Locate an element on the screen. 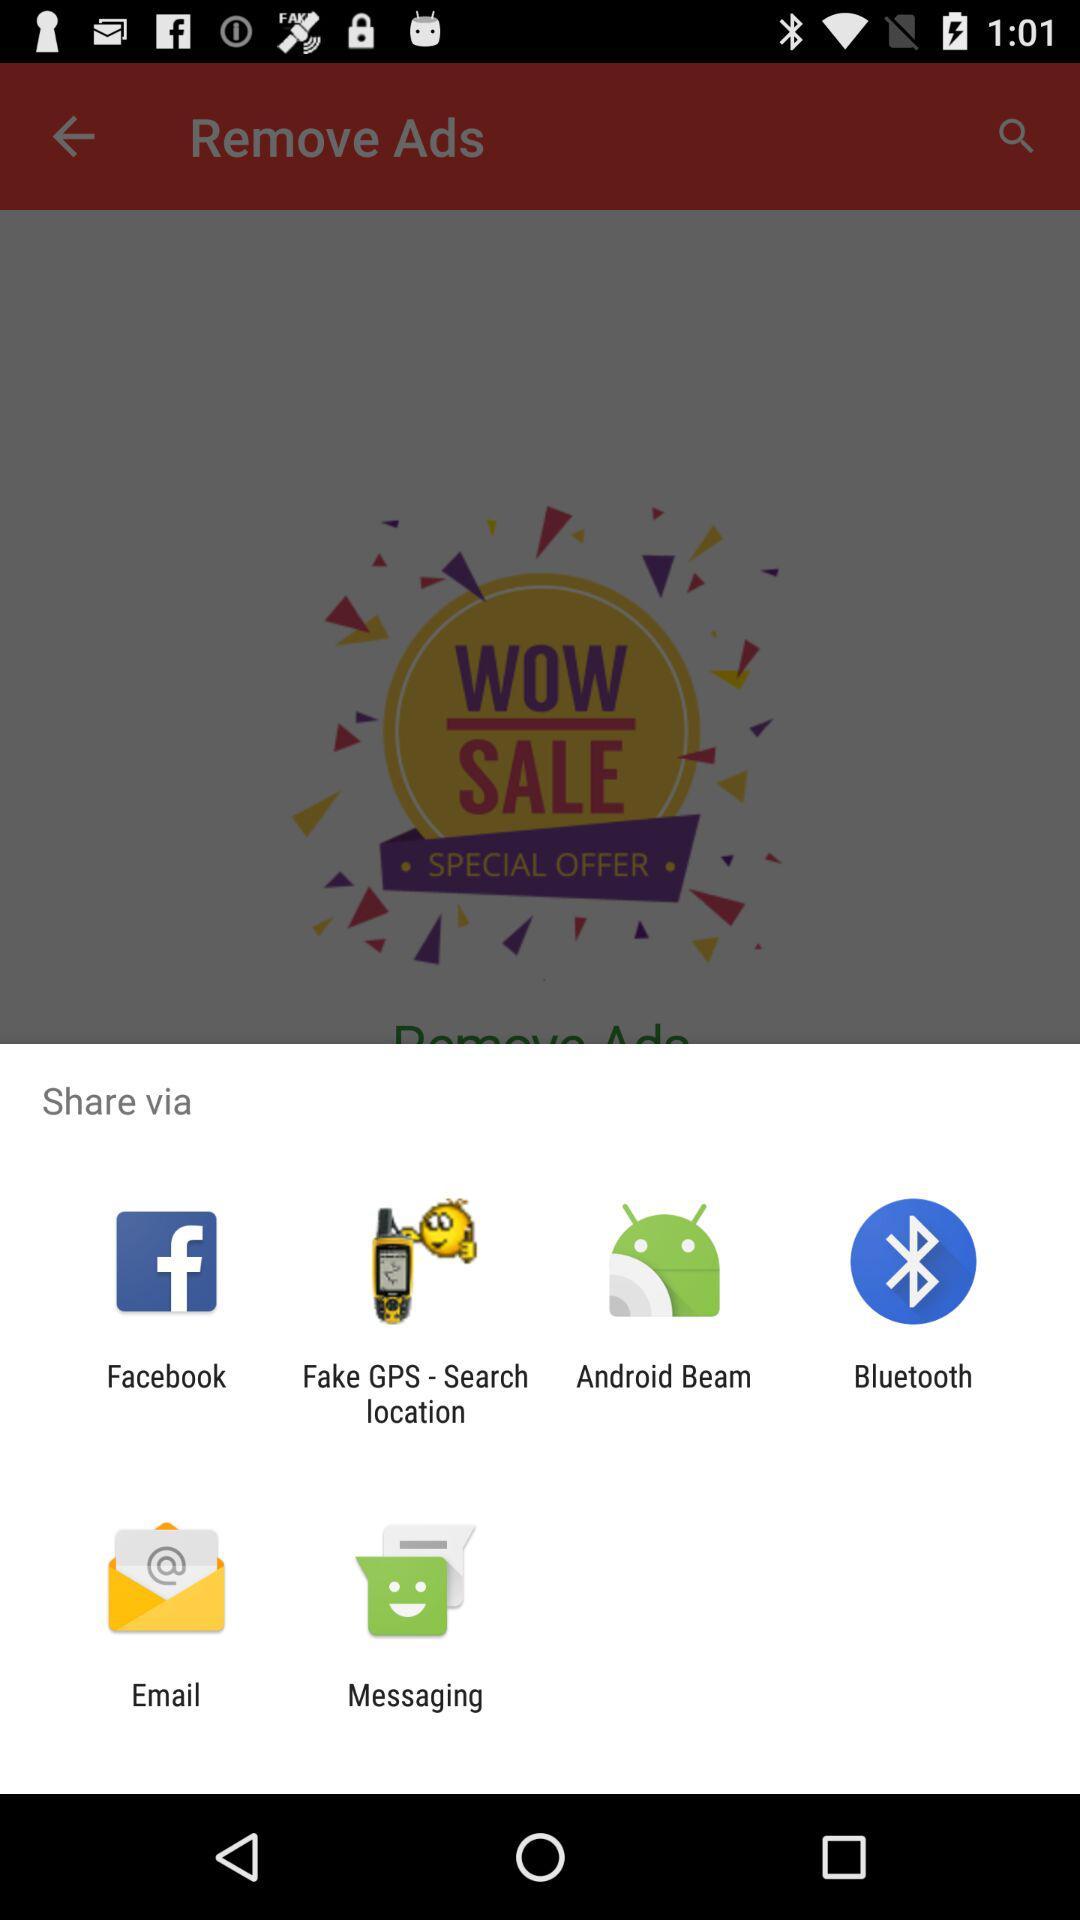  the item to the right of facebook item is located at coordinates (414, 1392).